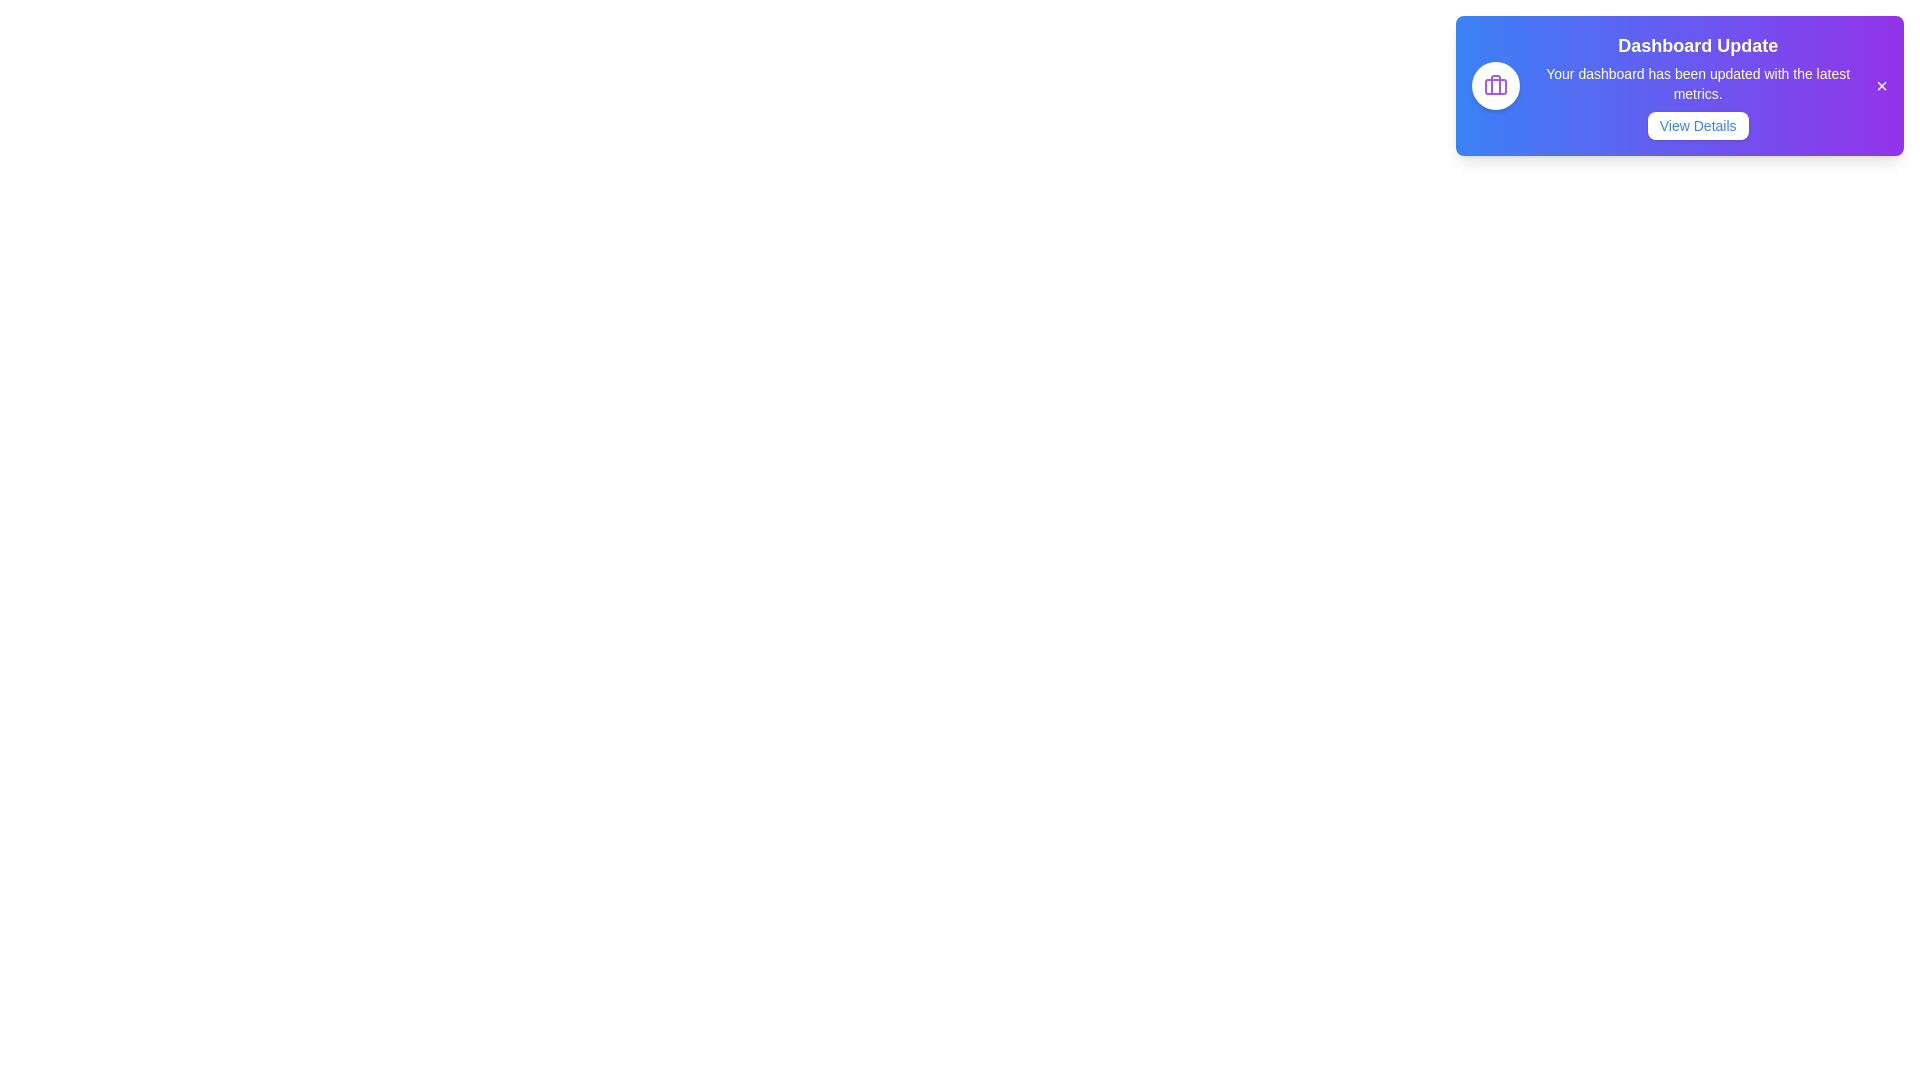  Describe the element at coordinates (1697, 126) in the screenshot. I see `the 'View Details' button to view the update details` at that location.